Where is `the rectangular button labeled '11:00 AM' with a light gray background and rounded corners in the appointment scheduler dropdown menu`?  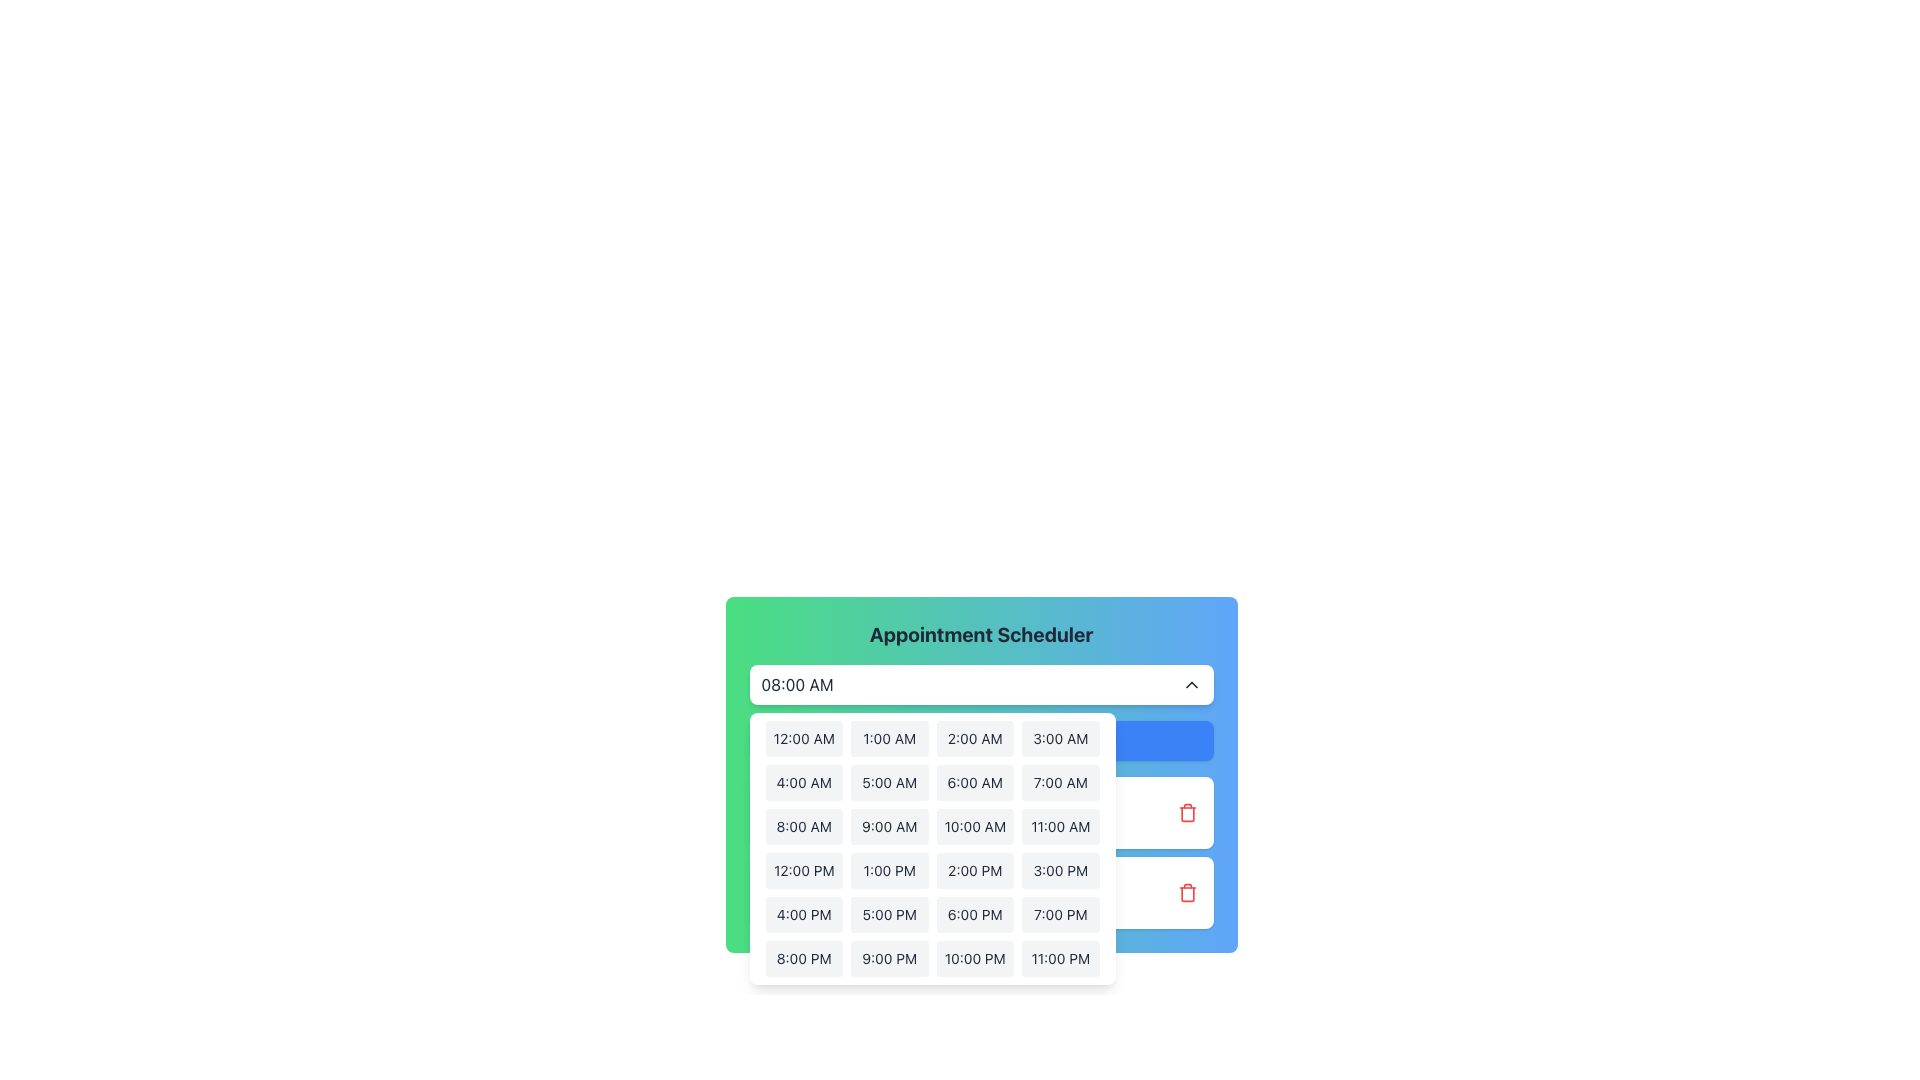 the rectangular button labeled '11:00 AM' with a light gray background and rounded corners in the appointment scheduler dropdown menu is located at coordinates (1059, 826).